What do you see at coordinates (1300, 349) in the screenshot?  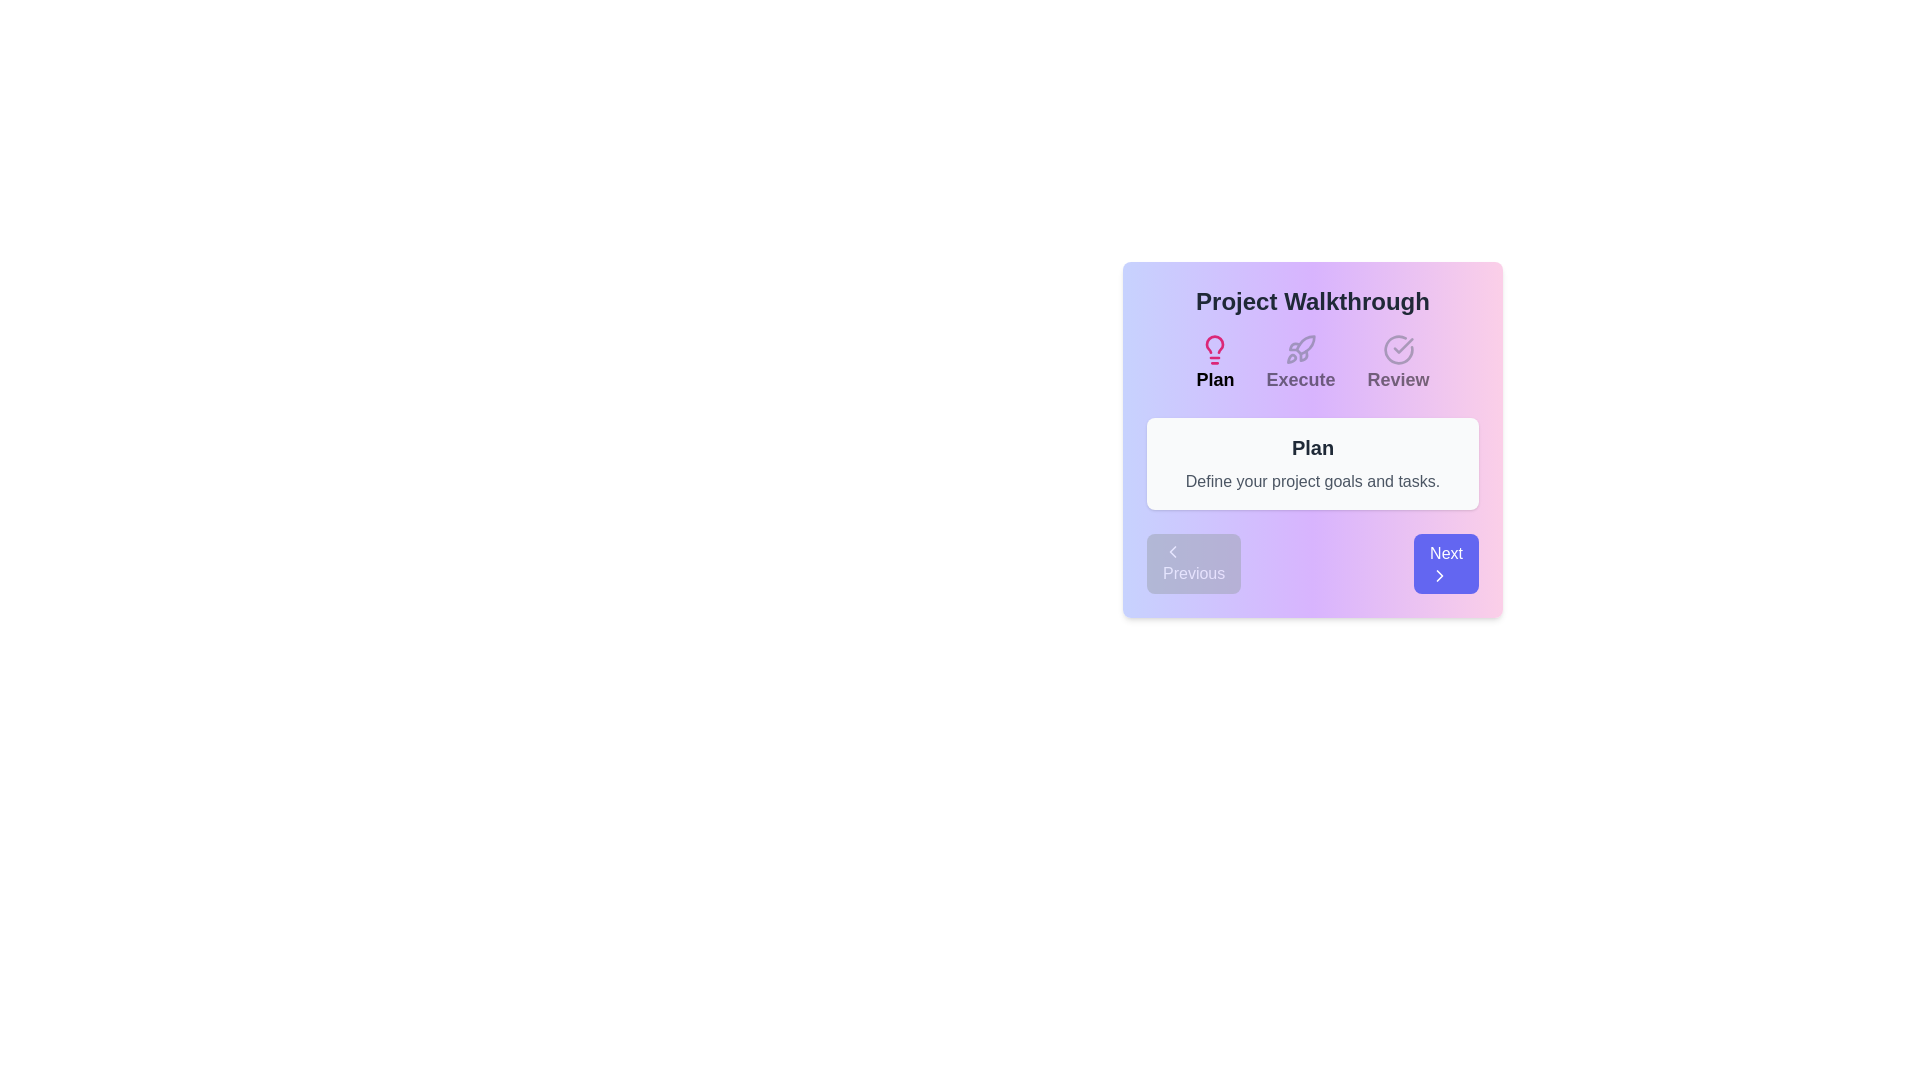 I see `the icon of the step Execute` at bounding box center [1300, 349].